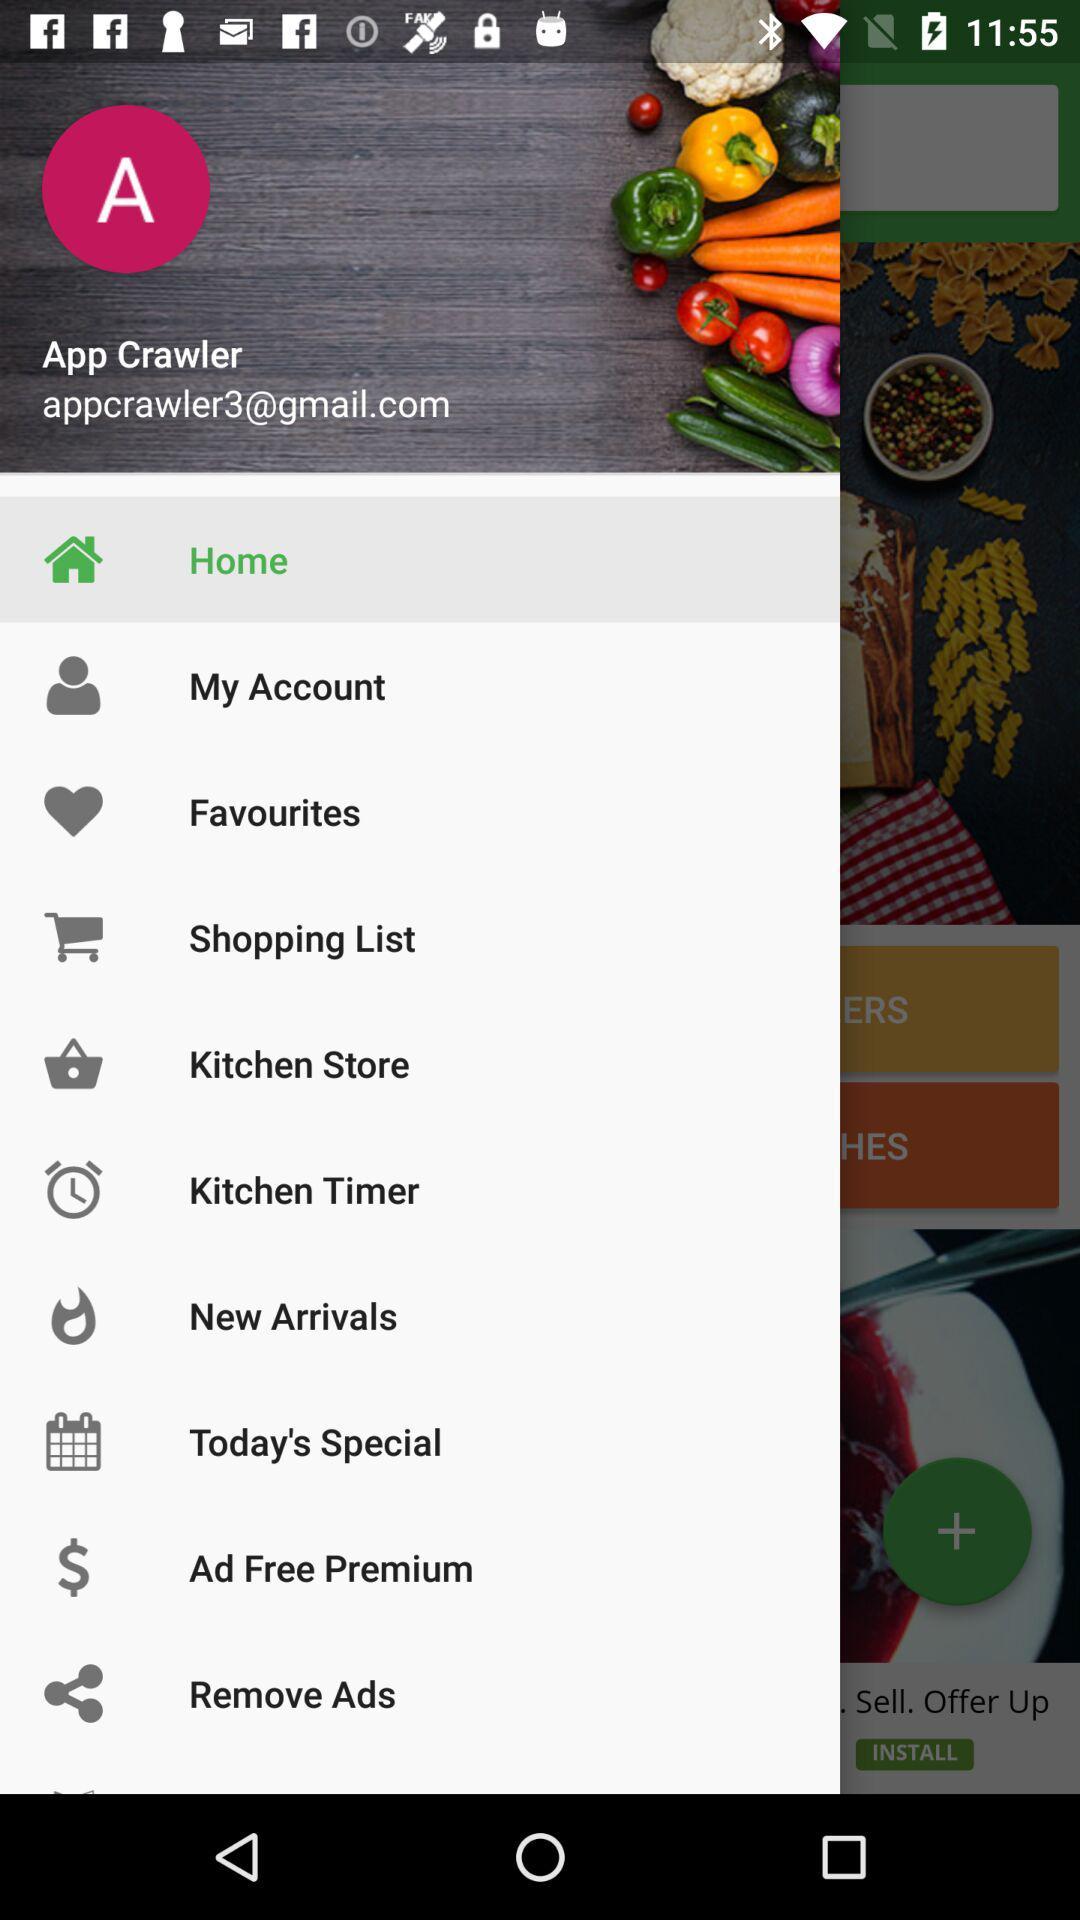 The image size is (1080, 1920). I want to click on the add icon, so click(955, 1538).